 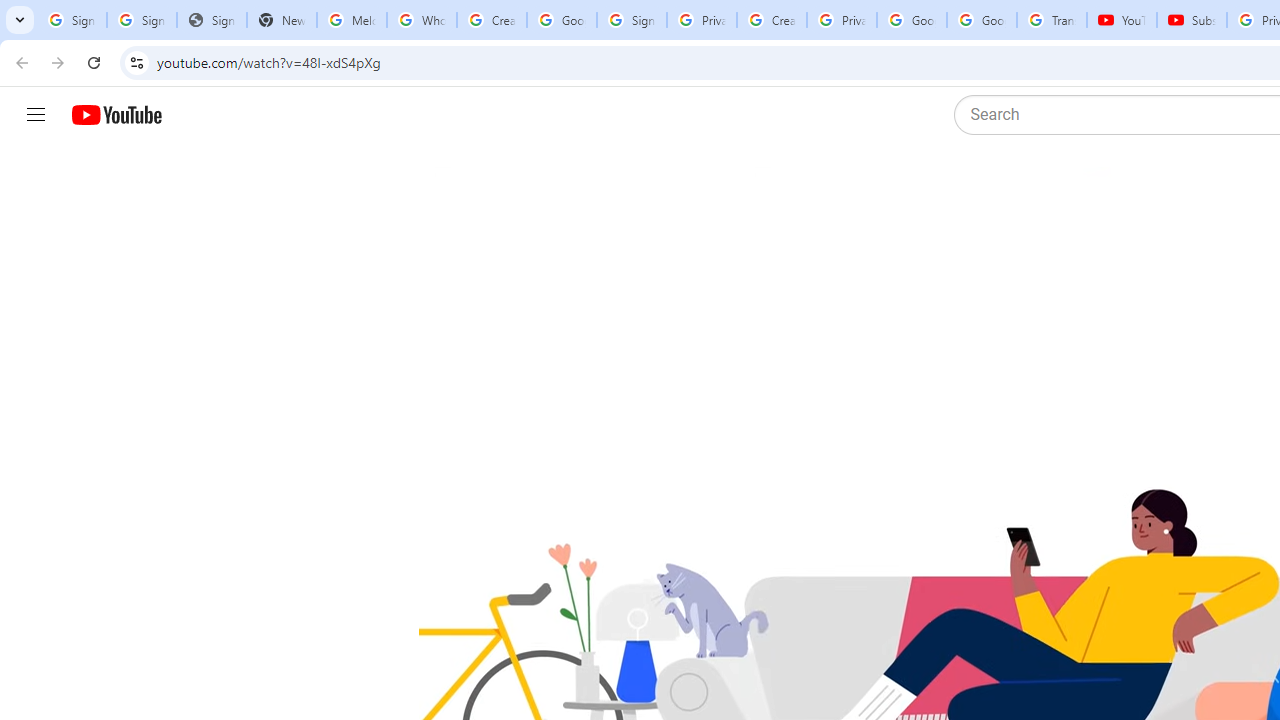 I want to click on 'YouTube', so click(x=1121, y=20).